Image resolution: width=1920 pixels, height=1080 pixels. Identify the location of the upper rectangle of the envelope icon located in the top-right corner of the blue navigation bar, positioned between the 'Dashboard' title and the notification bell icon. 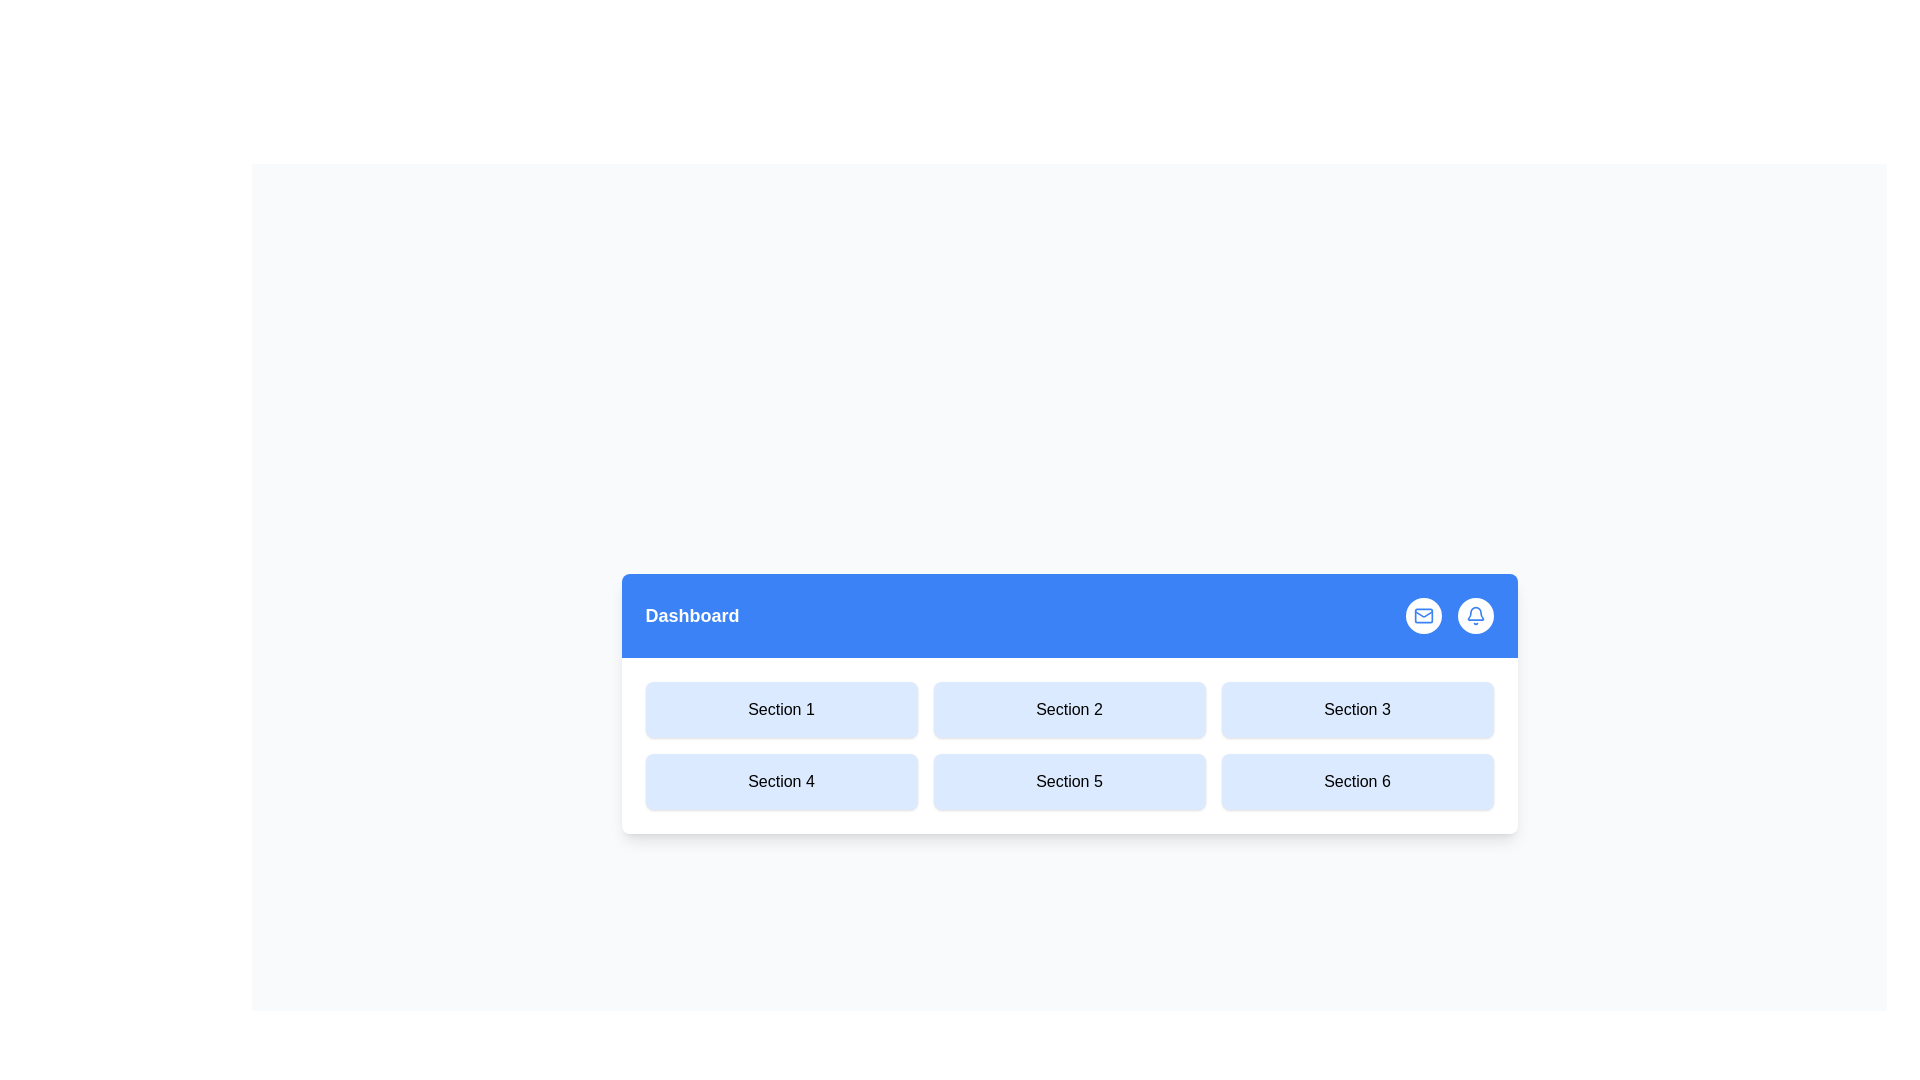
(1422, 615).